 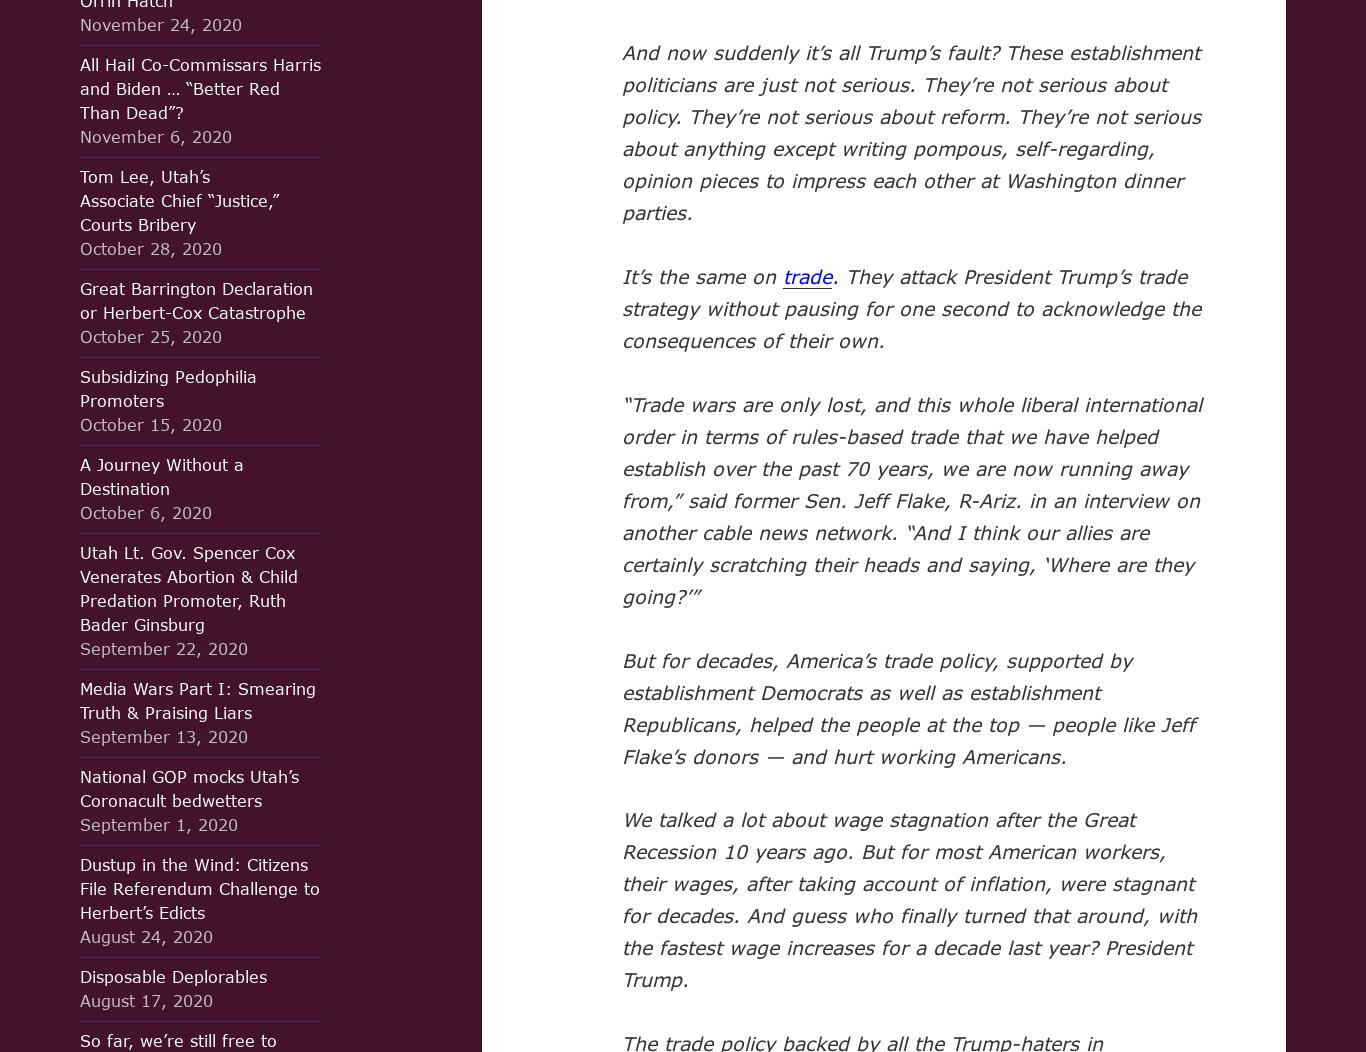 What do you see at coordinates (80, 200) in the screenshot?
I see `'Tom Lee, Utah’s Associate Chief “Justice,” Courts Bribery'` at bounding box center [80, 200].